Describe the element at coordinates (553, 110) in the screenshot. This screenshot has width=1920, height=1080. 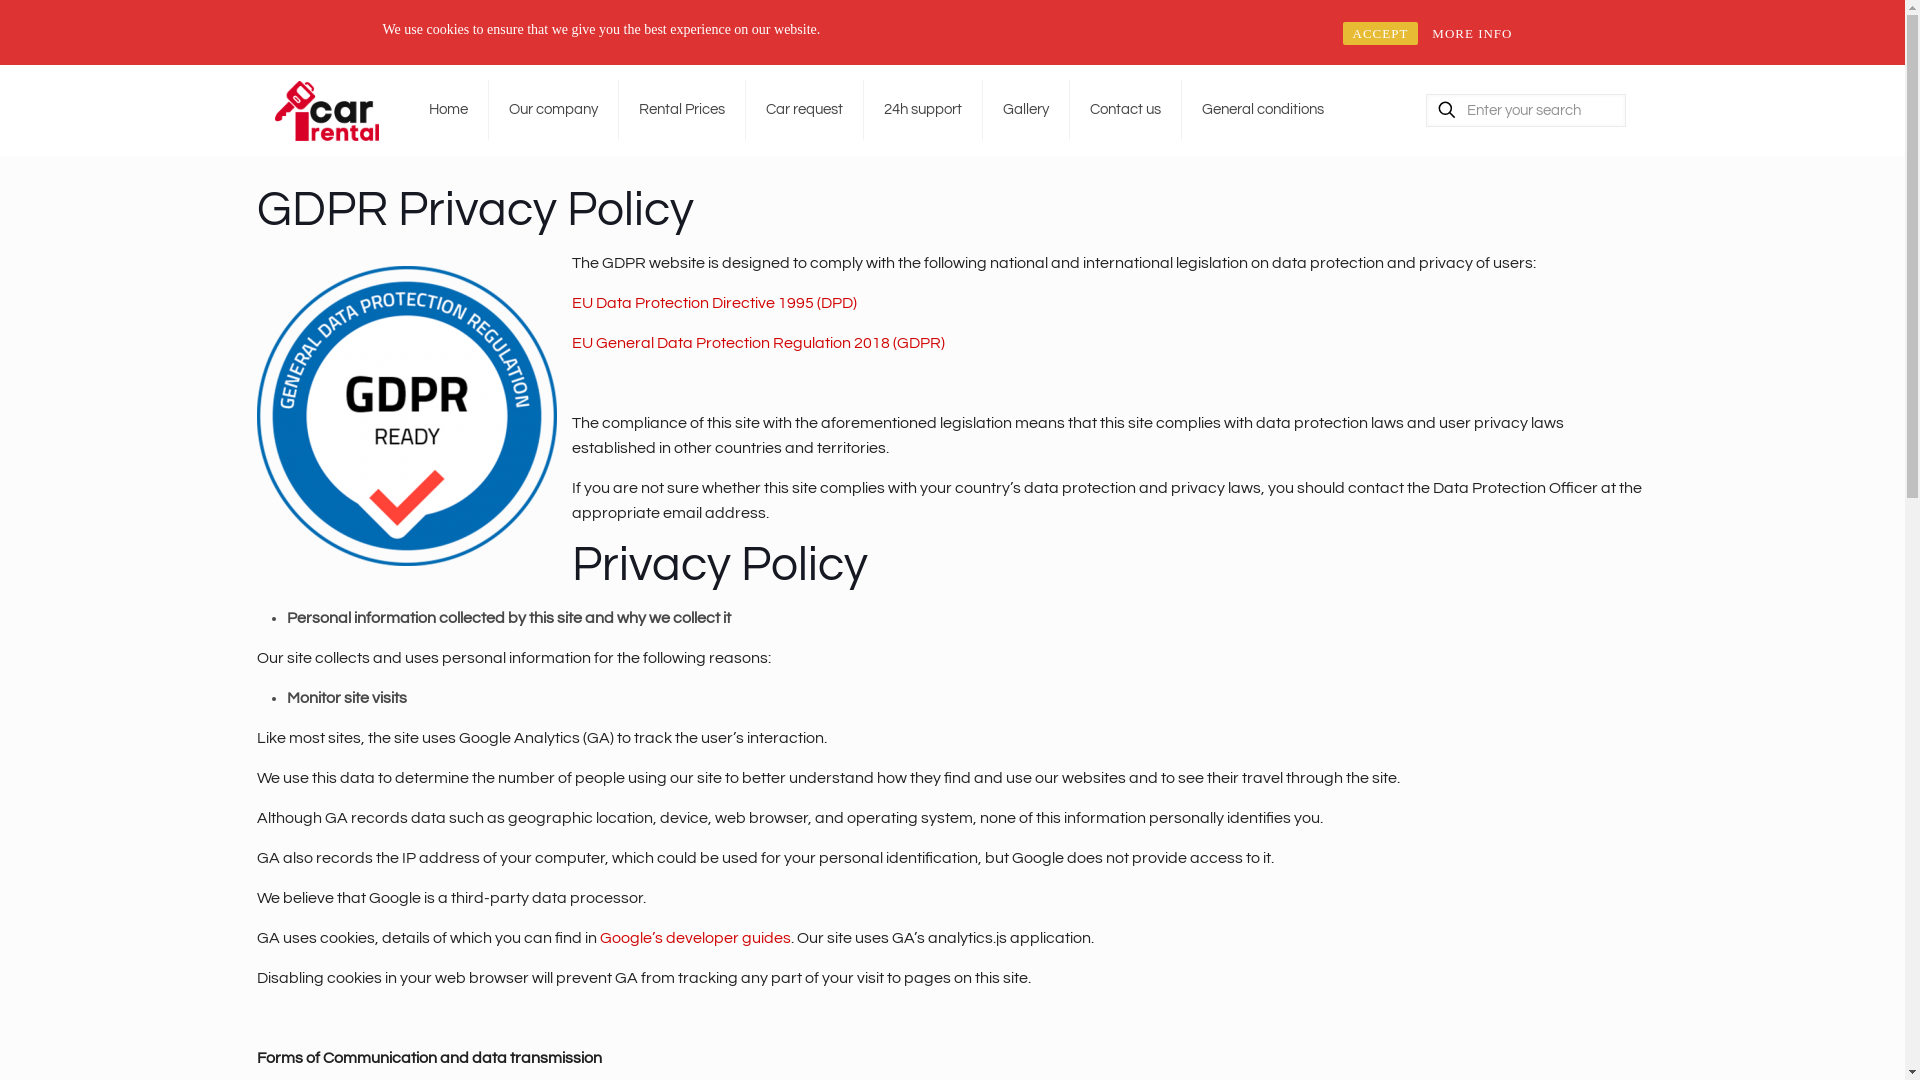
I see `'Our company'` at that location.